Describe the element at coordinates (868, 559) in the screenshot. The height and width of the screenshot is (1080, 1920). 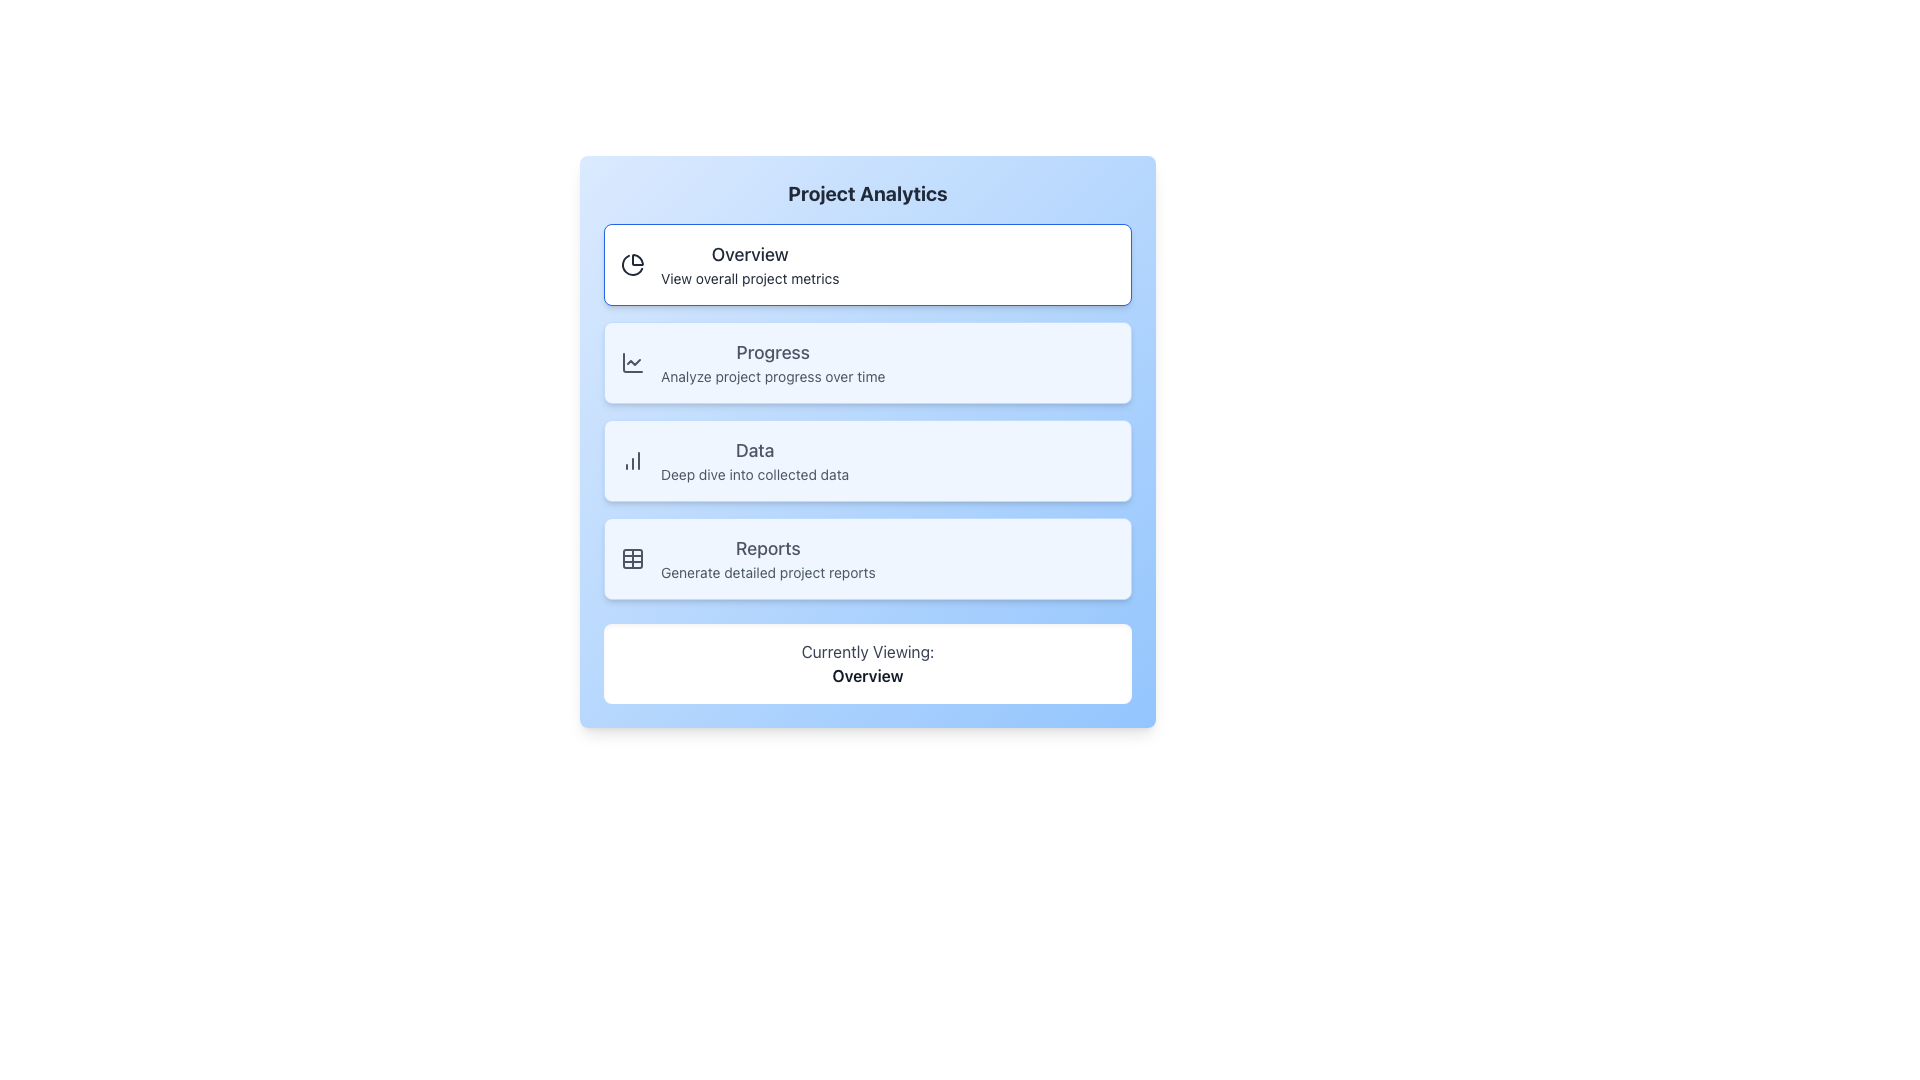
I see `the 'Reports' button` at that location.